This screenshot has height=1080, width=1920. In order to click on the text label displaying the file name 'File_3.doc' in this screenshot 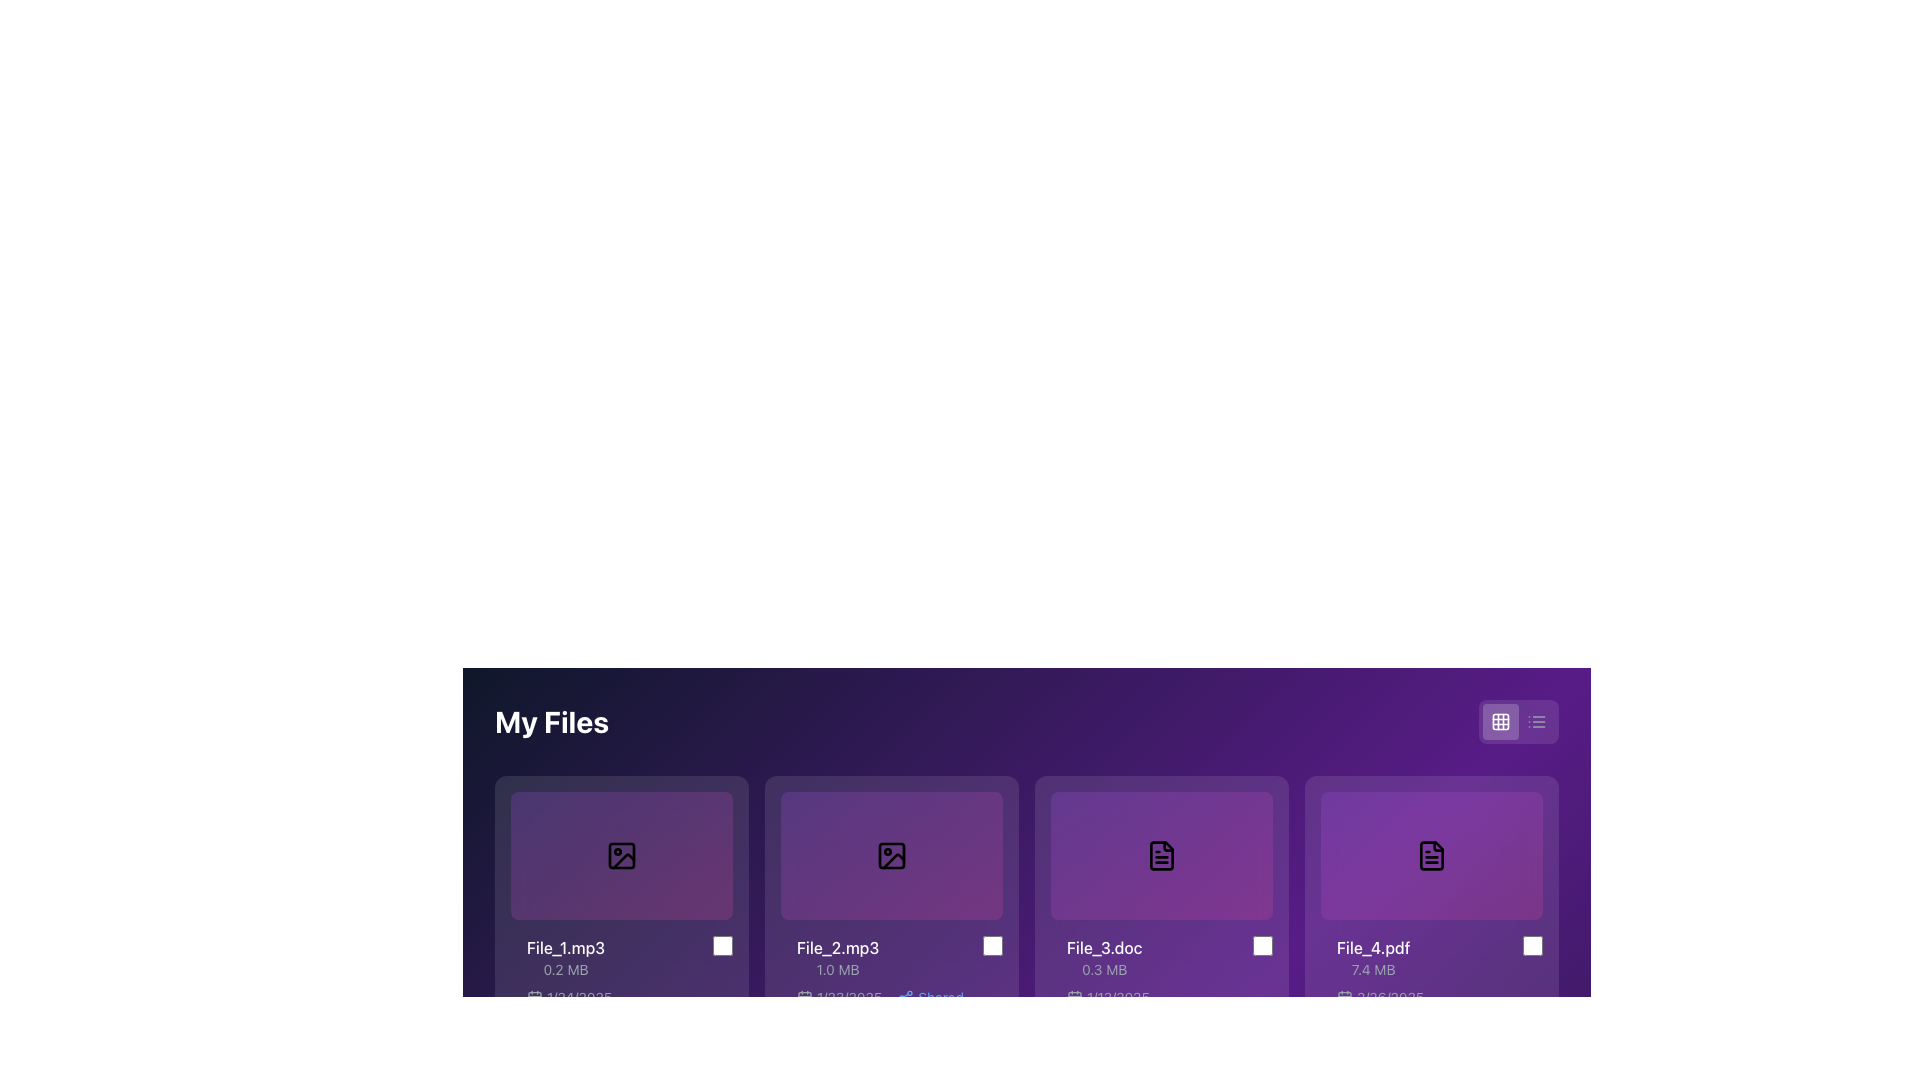, I will do `click(1103, 947)`.